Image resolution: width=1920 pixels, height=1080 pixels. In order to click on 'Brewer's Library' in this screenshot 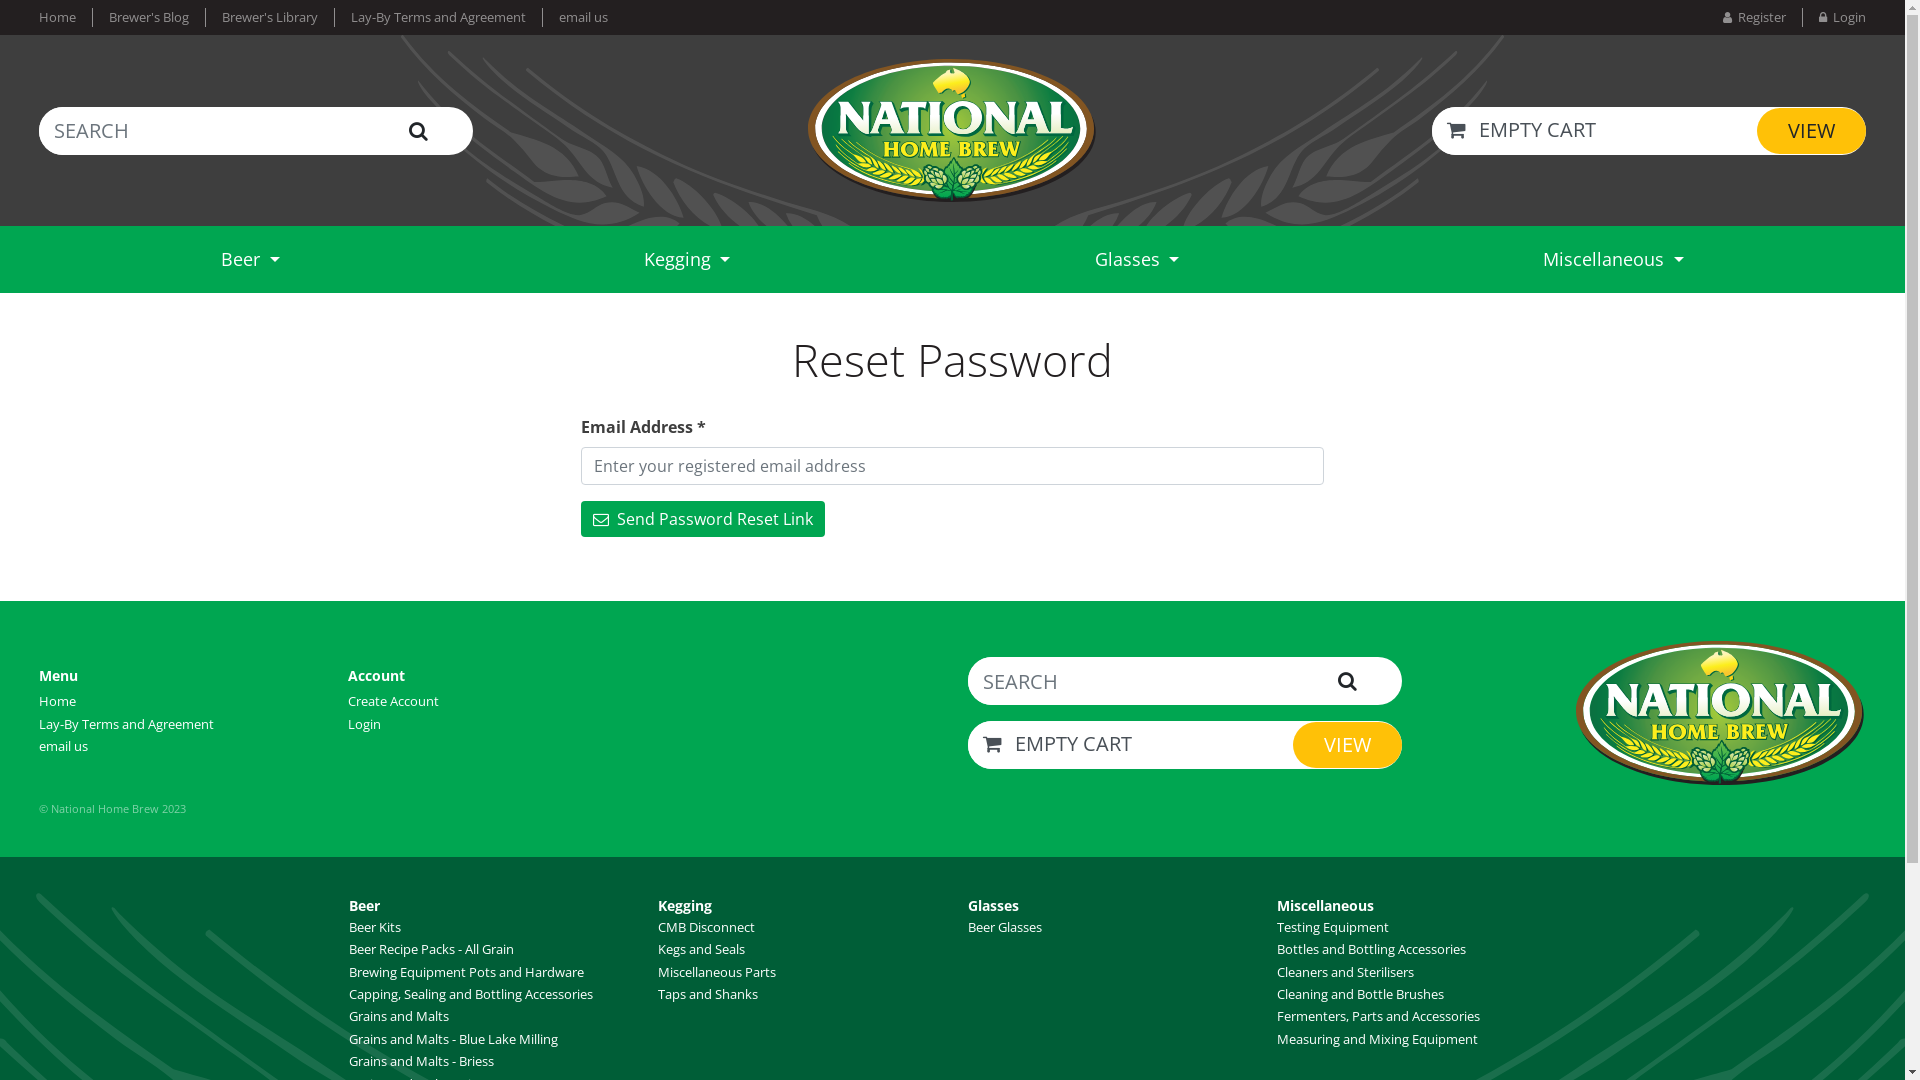, I will do `click(268, 17)`.